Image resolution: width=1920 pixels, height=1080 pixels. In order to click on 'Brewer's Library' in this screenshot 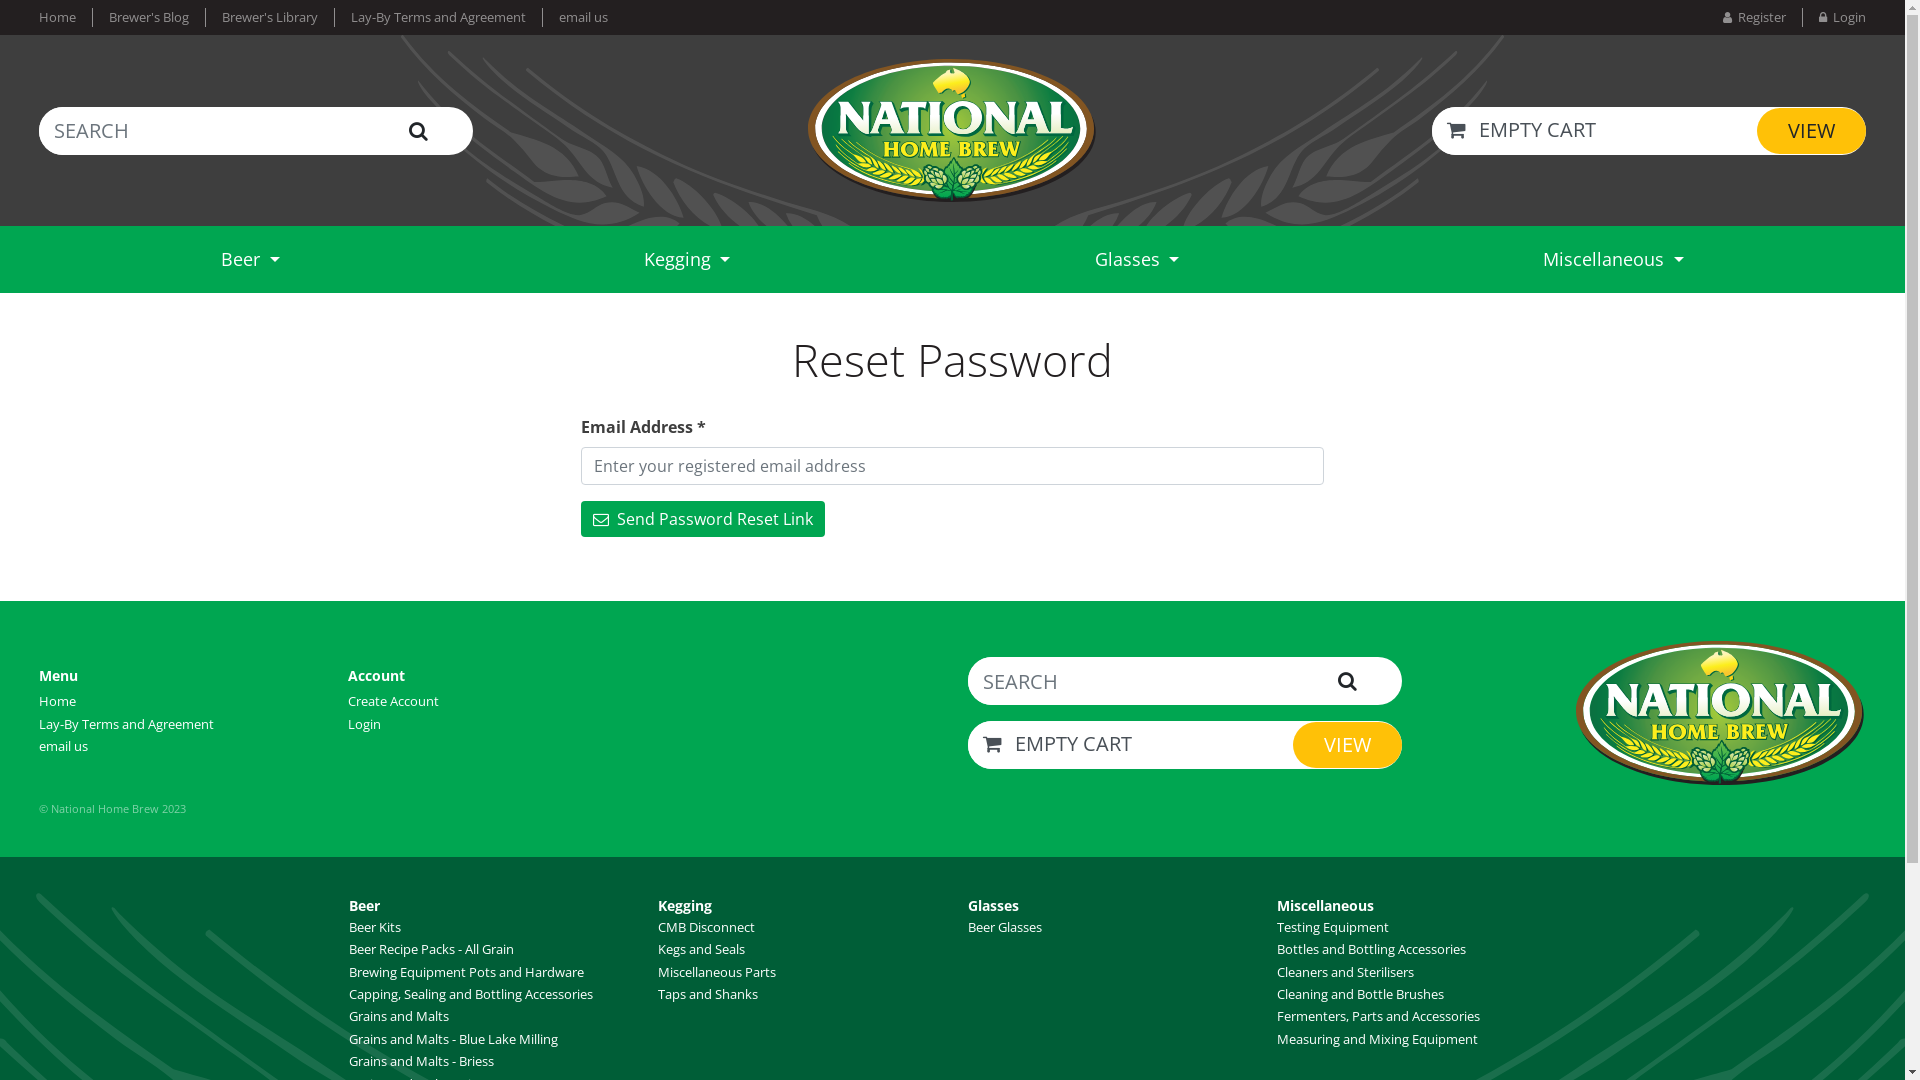, I will do `click(268, 17)`.